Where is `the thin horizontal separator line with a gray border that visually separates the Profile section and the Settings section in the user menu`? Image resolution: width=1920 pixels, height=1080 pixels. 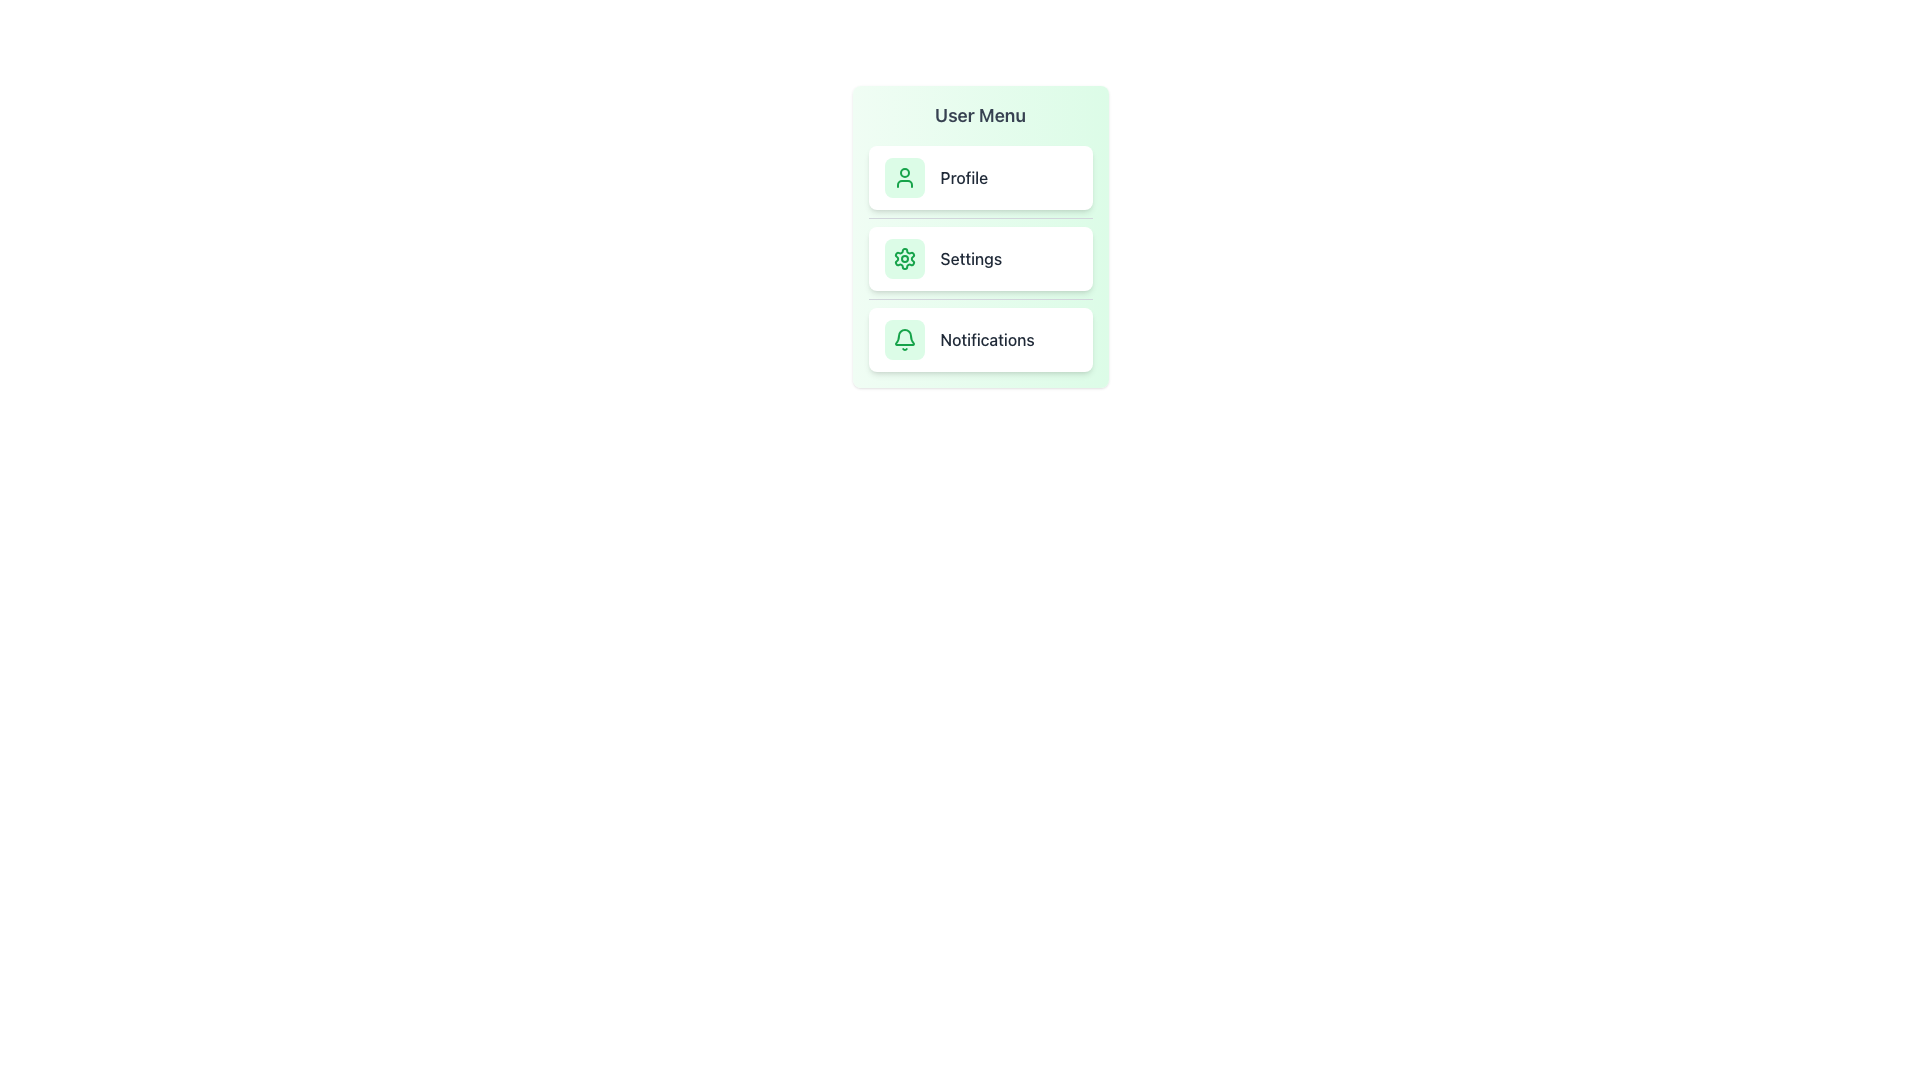
the thin horizontal separator line with a gray border that visually separates the Profile section and the Settings section in the user menu is located at coordinates (980, 218).